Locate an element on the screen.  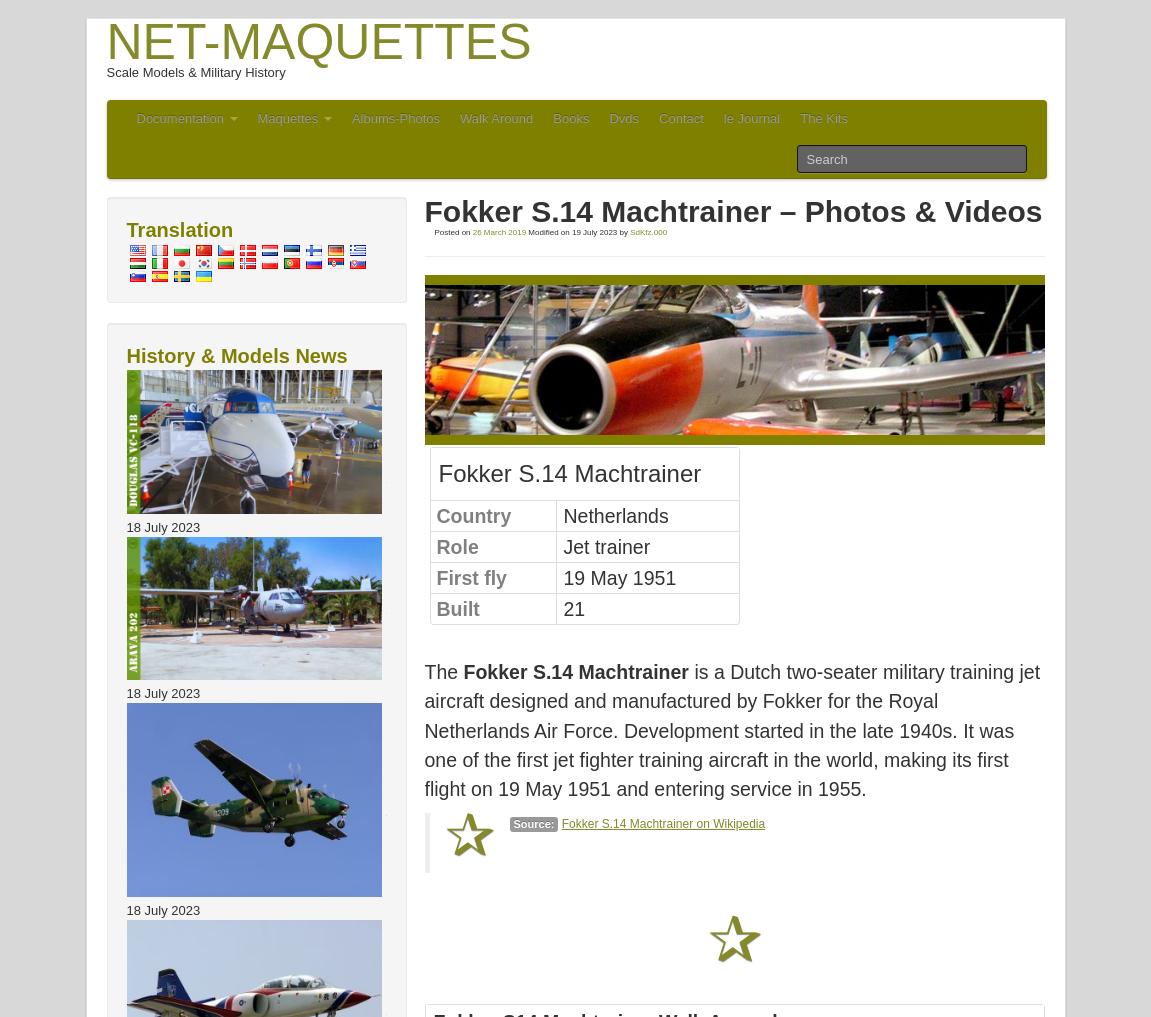
'Fokker S.14 Machtrainer on Wikipedia' is located at coordinates (662, 822).